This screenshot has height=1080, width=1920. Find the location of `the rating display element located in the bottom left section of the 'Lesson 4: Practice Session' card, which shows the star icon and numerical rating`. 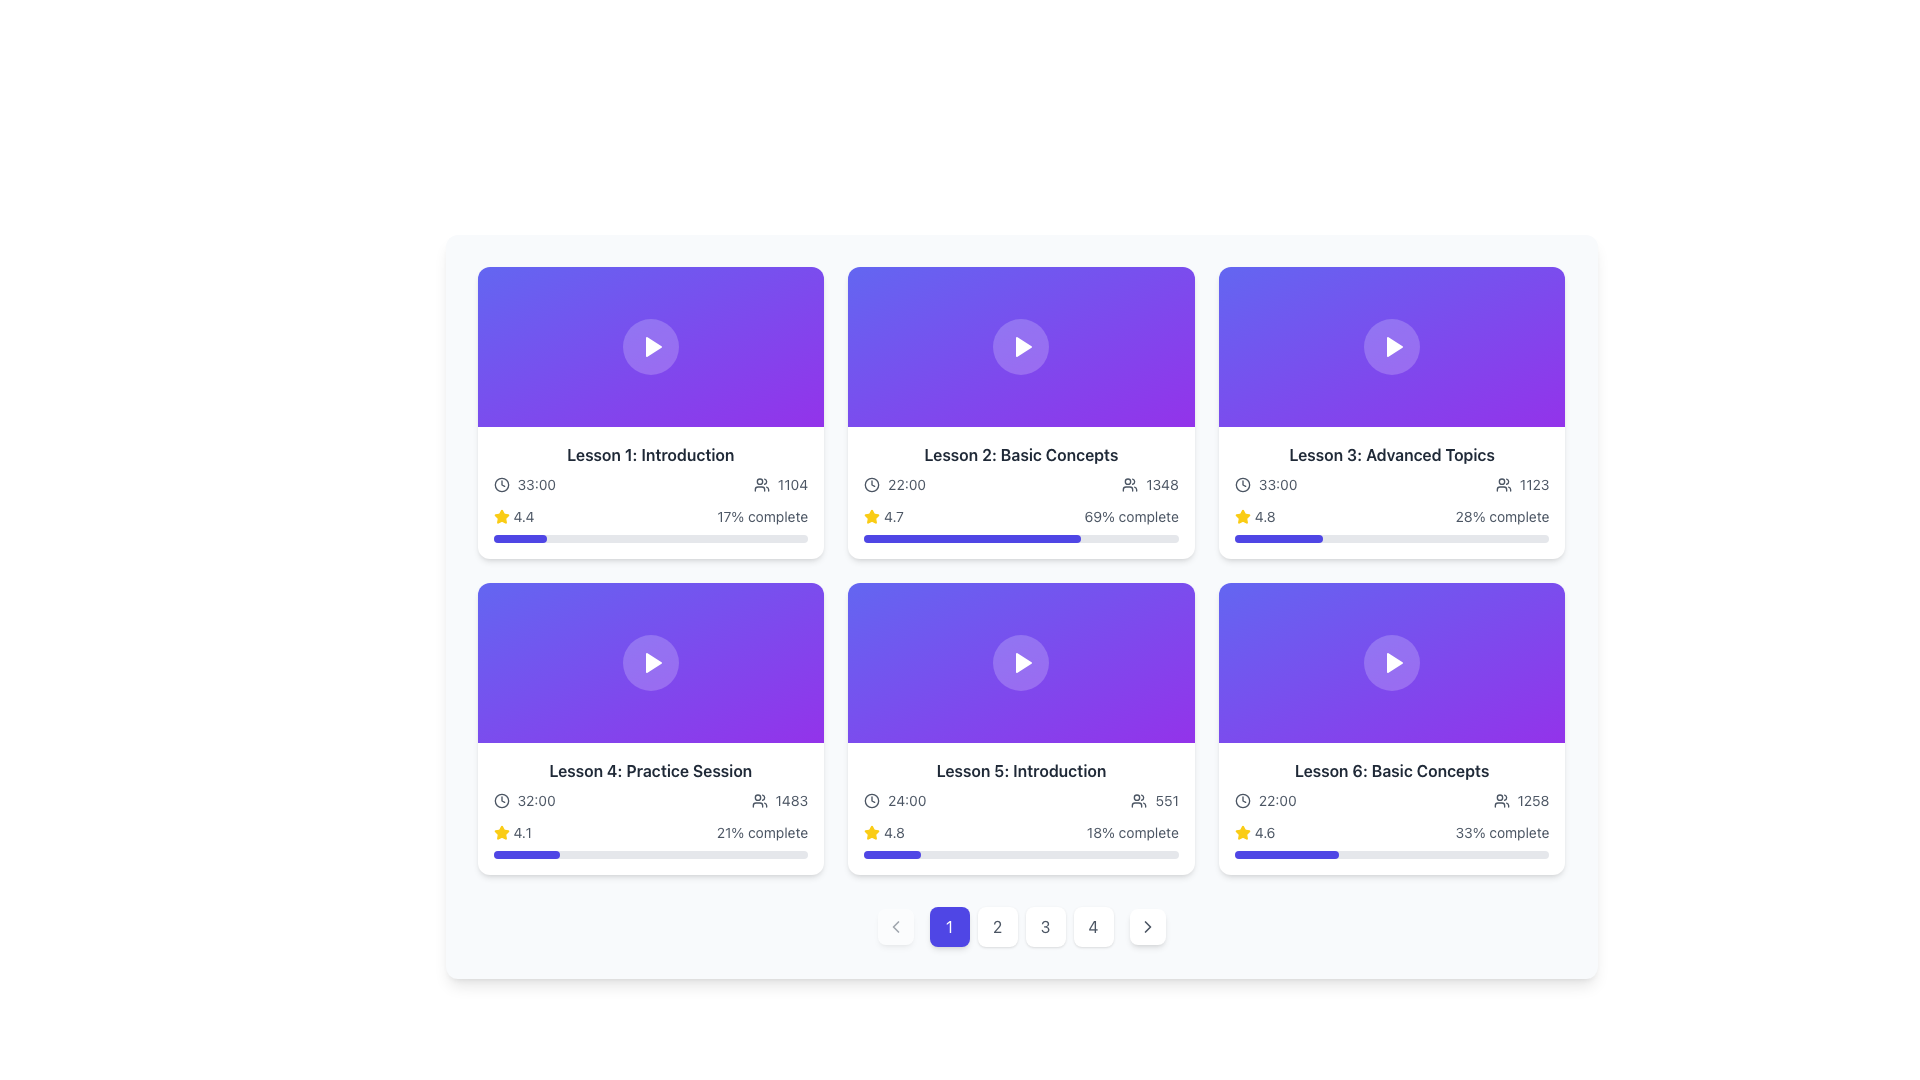

the rating display element located in the bottom left section of the 'Lesson 4: Practice Session' card, which shows the star icon and numerical rating is located at coordinates (512, 833).